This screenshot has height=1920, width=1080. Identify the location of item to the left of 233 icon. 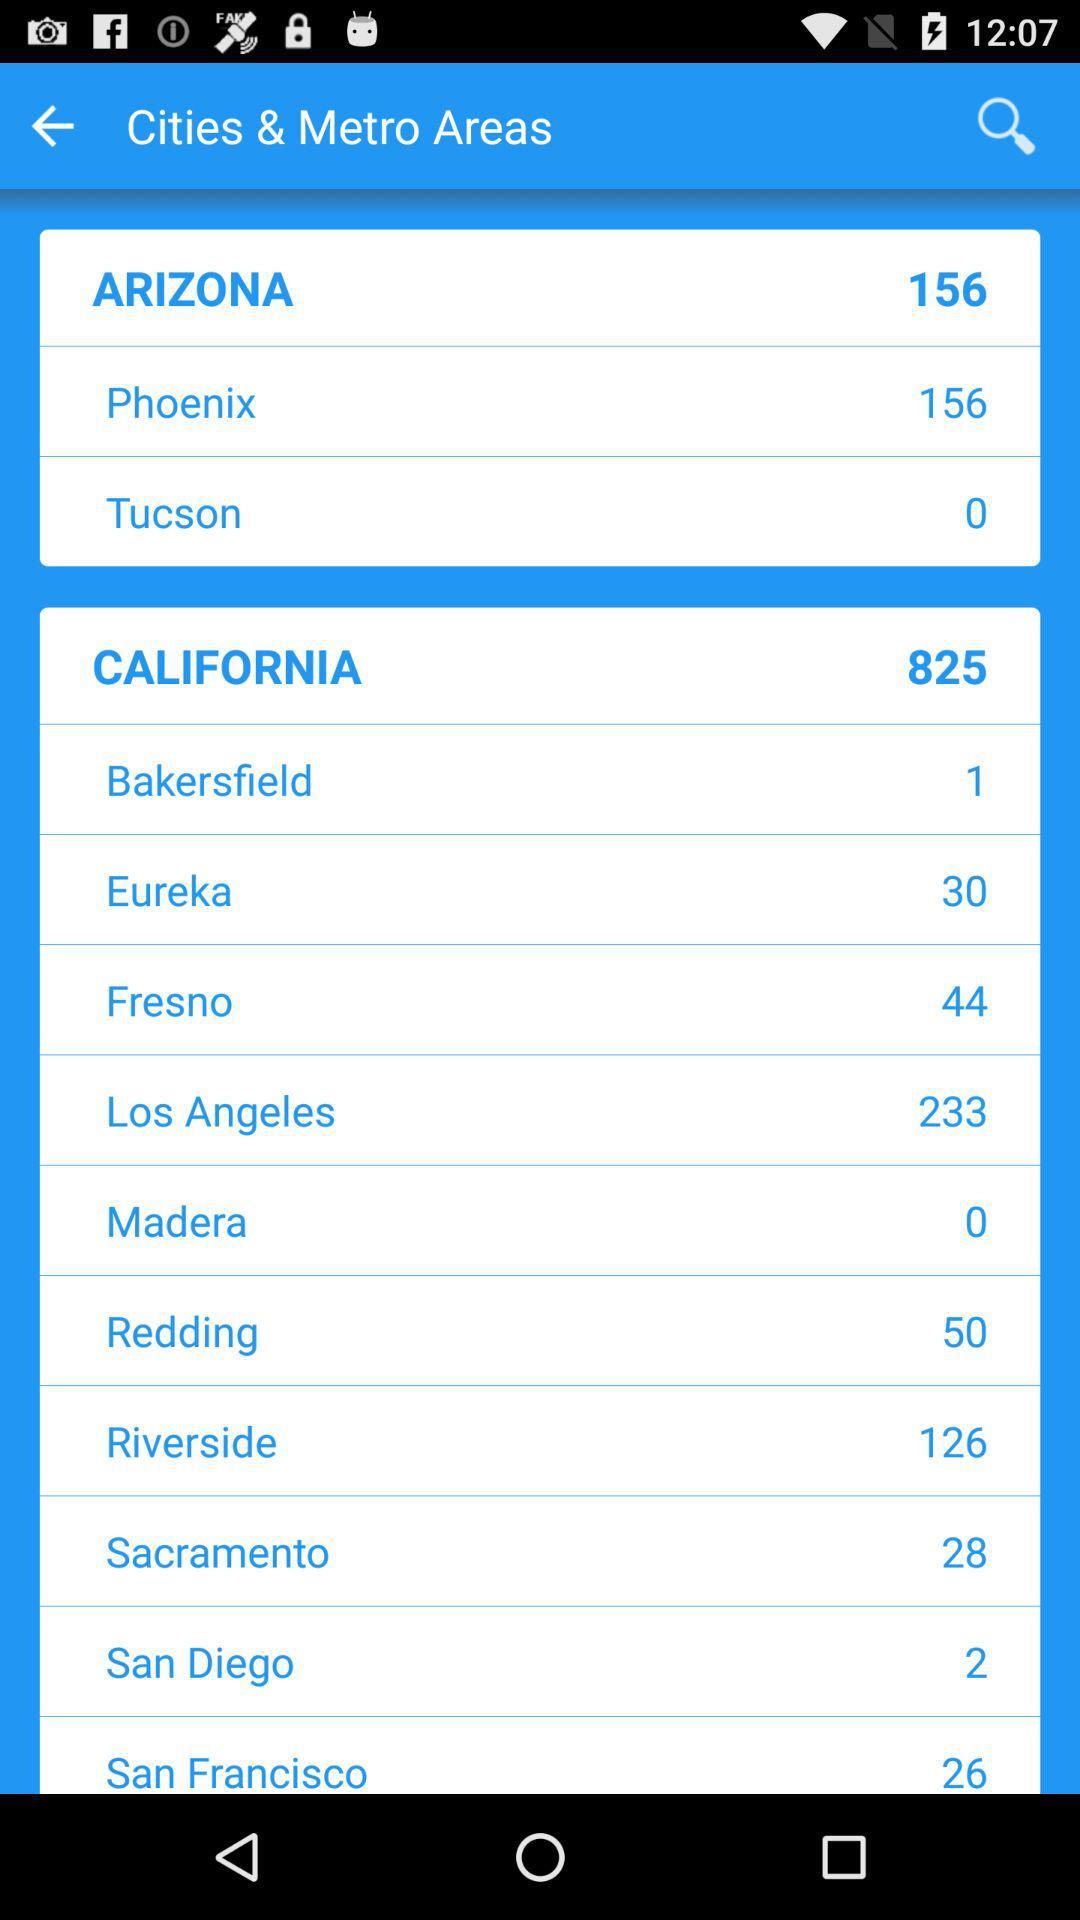
(414, 1108).